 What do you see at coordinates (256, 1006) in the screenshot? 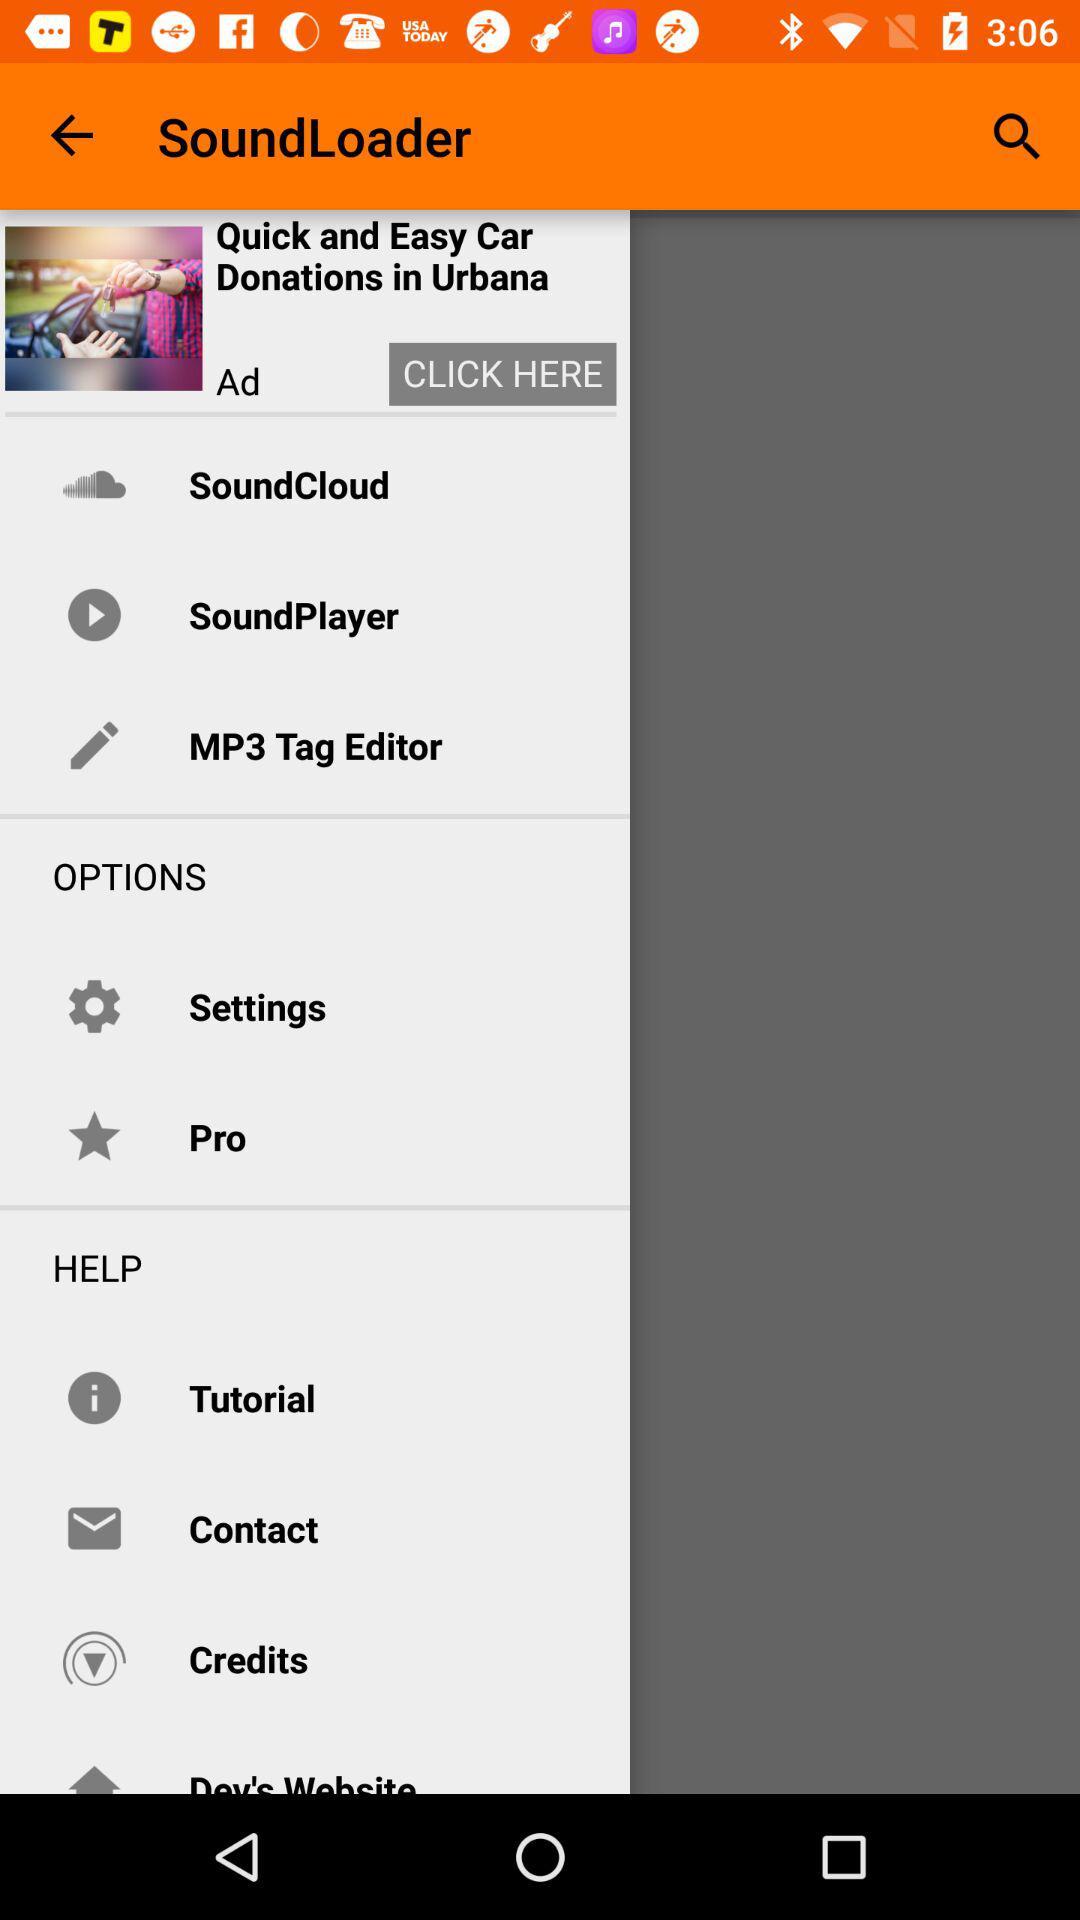
I see `settings icon` at bounding box center [256, 1006].